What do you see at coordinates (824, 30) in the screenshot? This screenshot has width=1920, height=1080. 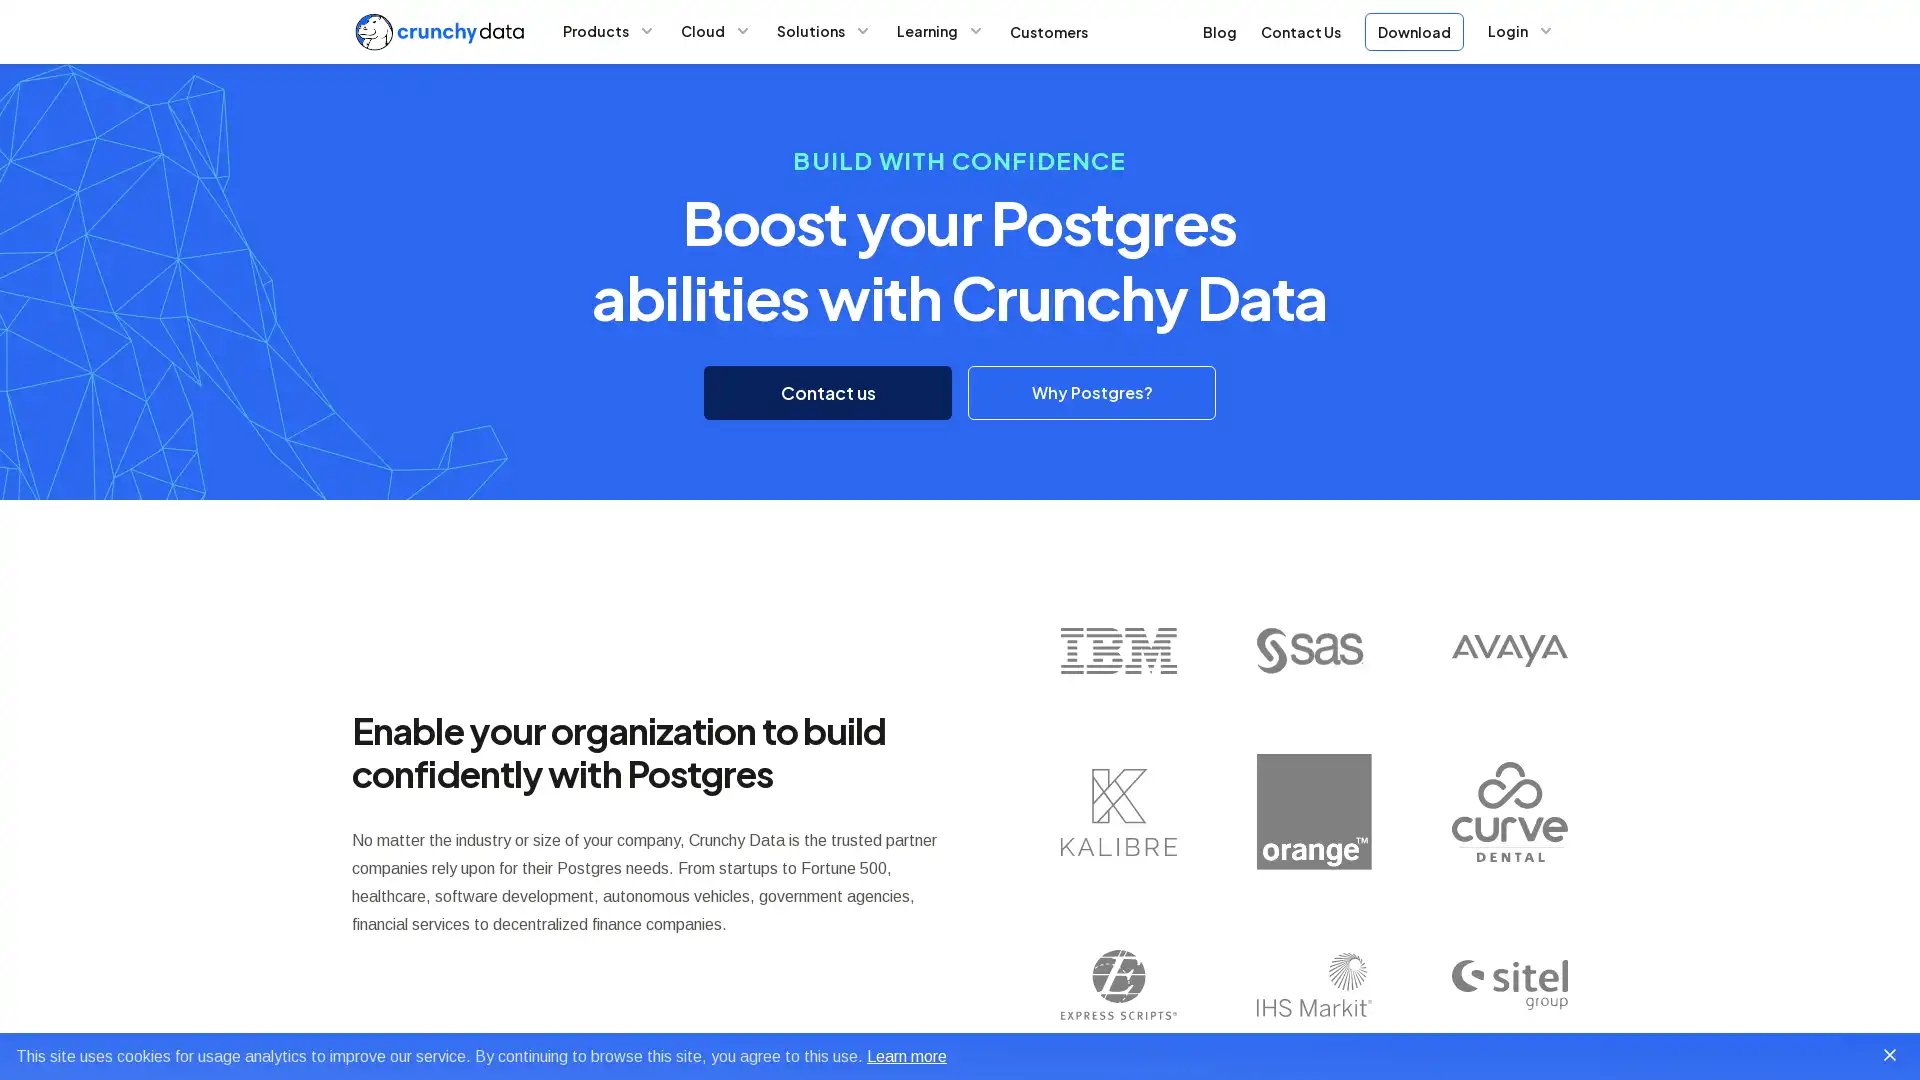 I see `Solutions` at bounding box center [824, 30].